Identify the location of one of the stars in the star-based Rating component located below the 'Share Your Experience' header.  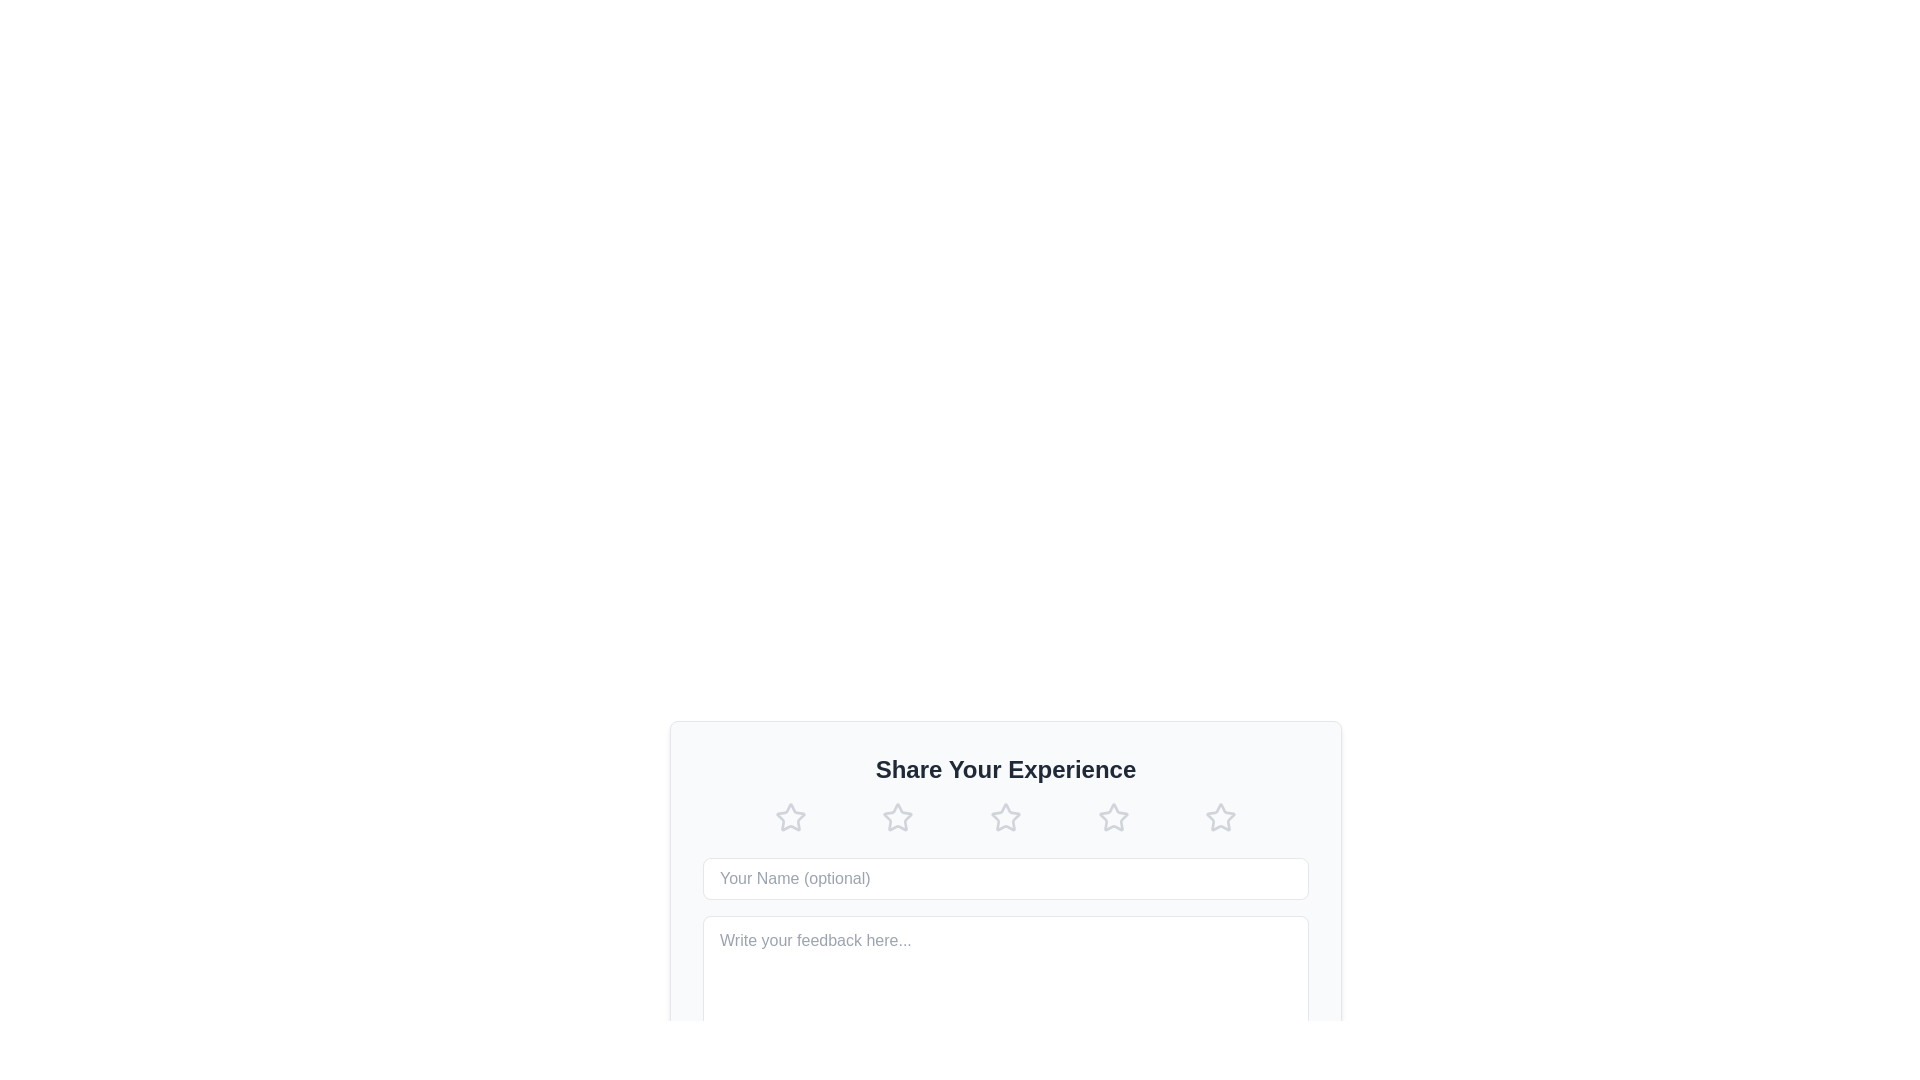
(1006, 817).